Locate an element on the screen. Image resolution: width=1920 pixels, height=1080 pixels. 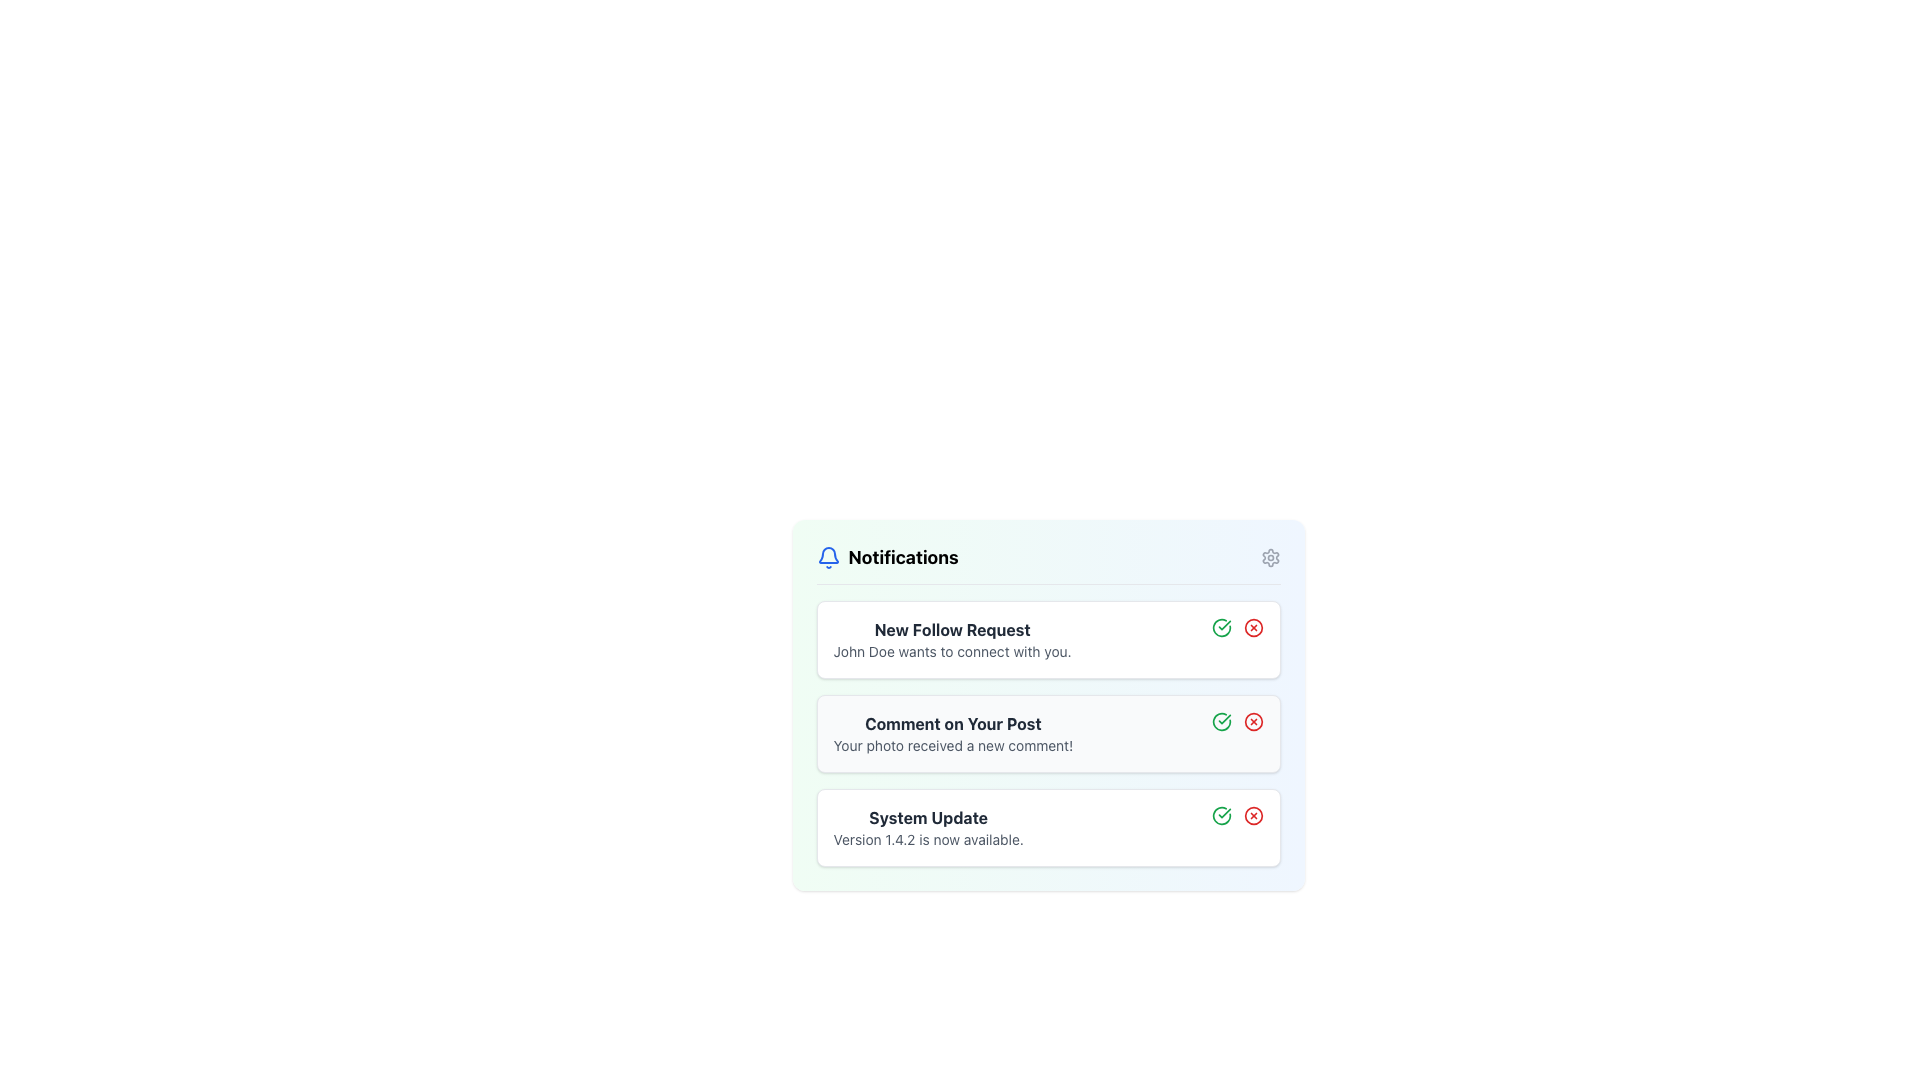
the cancel button located at the right end of the second row in the notification list is located at coordinates (1252, 721).